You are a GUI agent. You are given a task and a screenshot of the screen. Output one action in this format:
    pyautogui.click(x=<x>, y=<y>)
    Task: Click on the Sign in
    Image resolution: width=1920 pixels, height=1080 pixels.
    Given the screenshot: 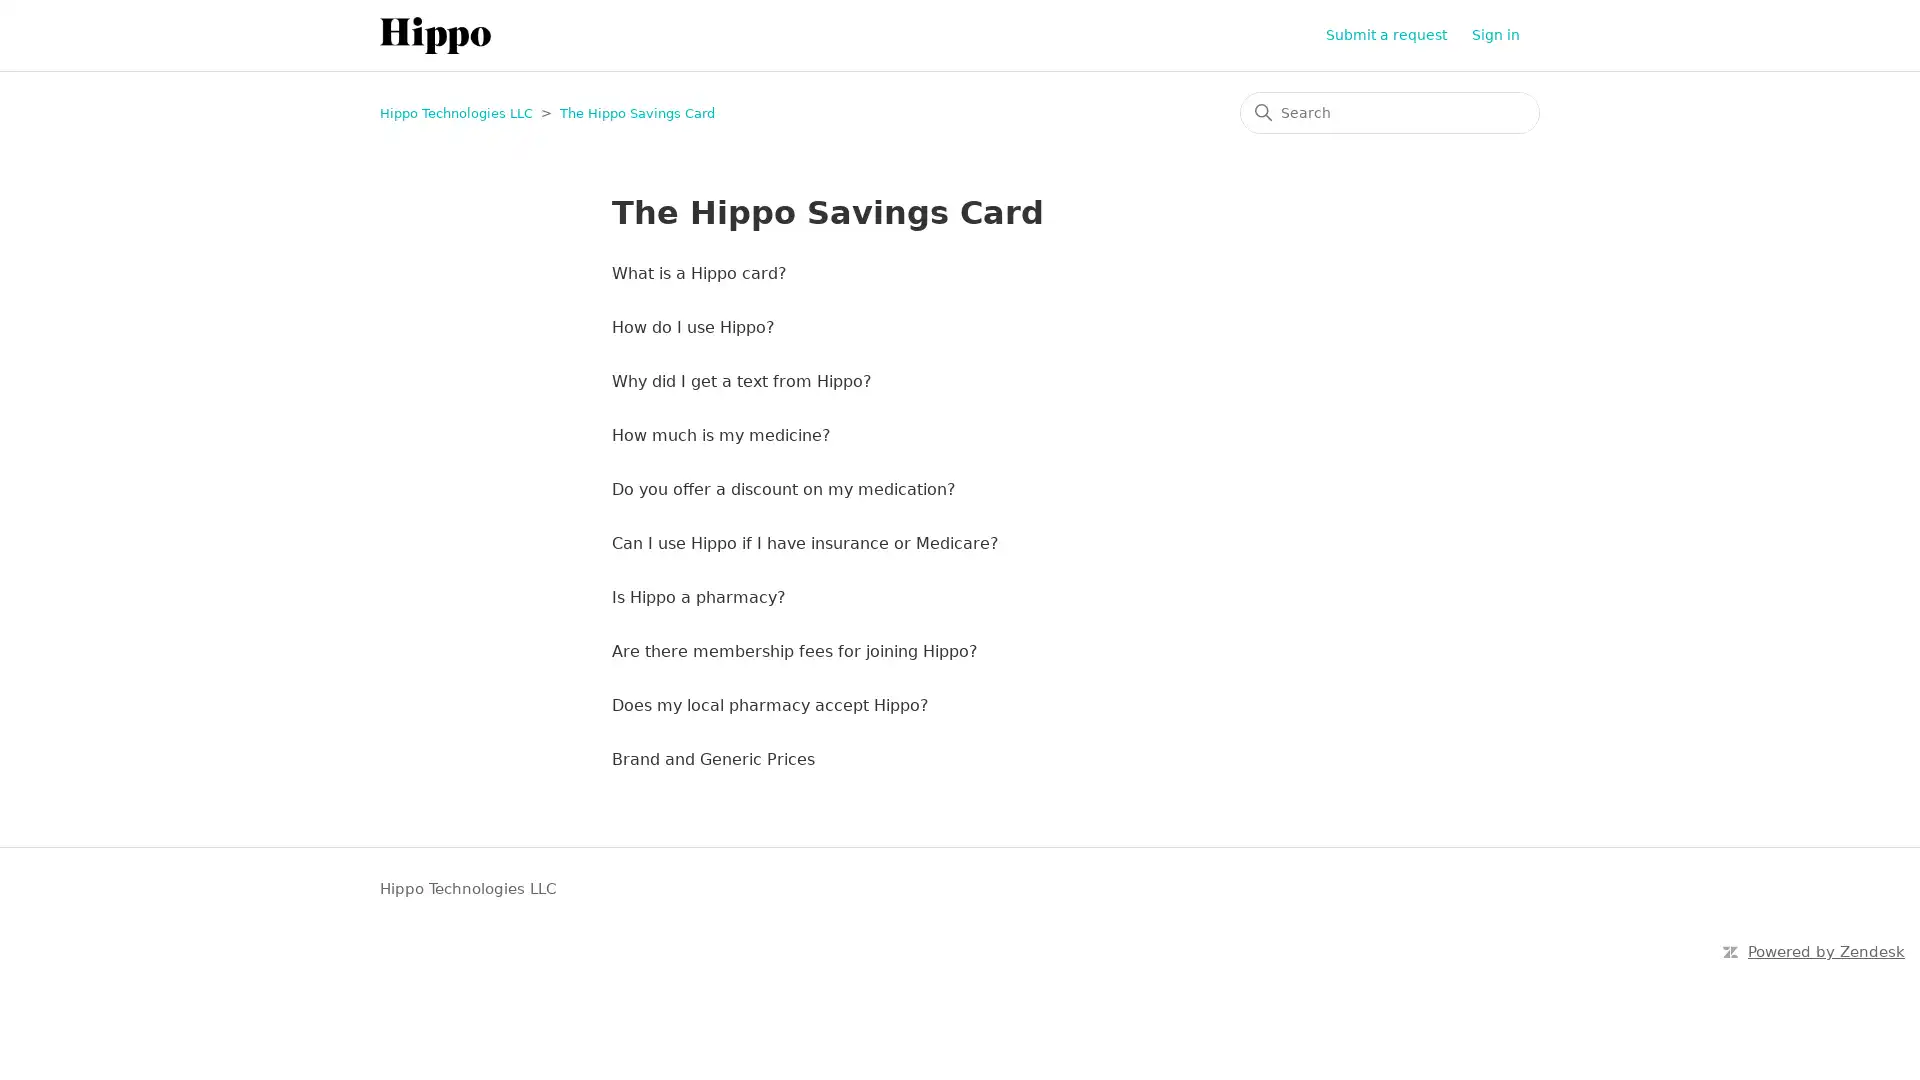 What is the action you would take?
    pyautogui.click(x=1506, y=35)
    